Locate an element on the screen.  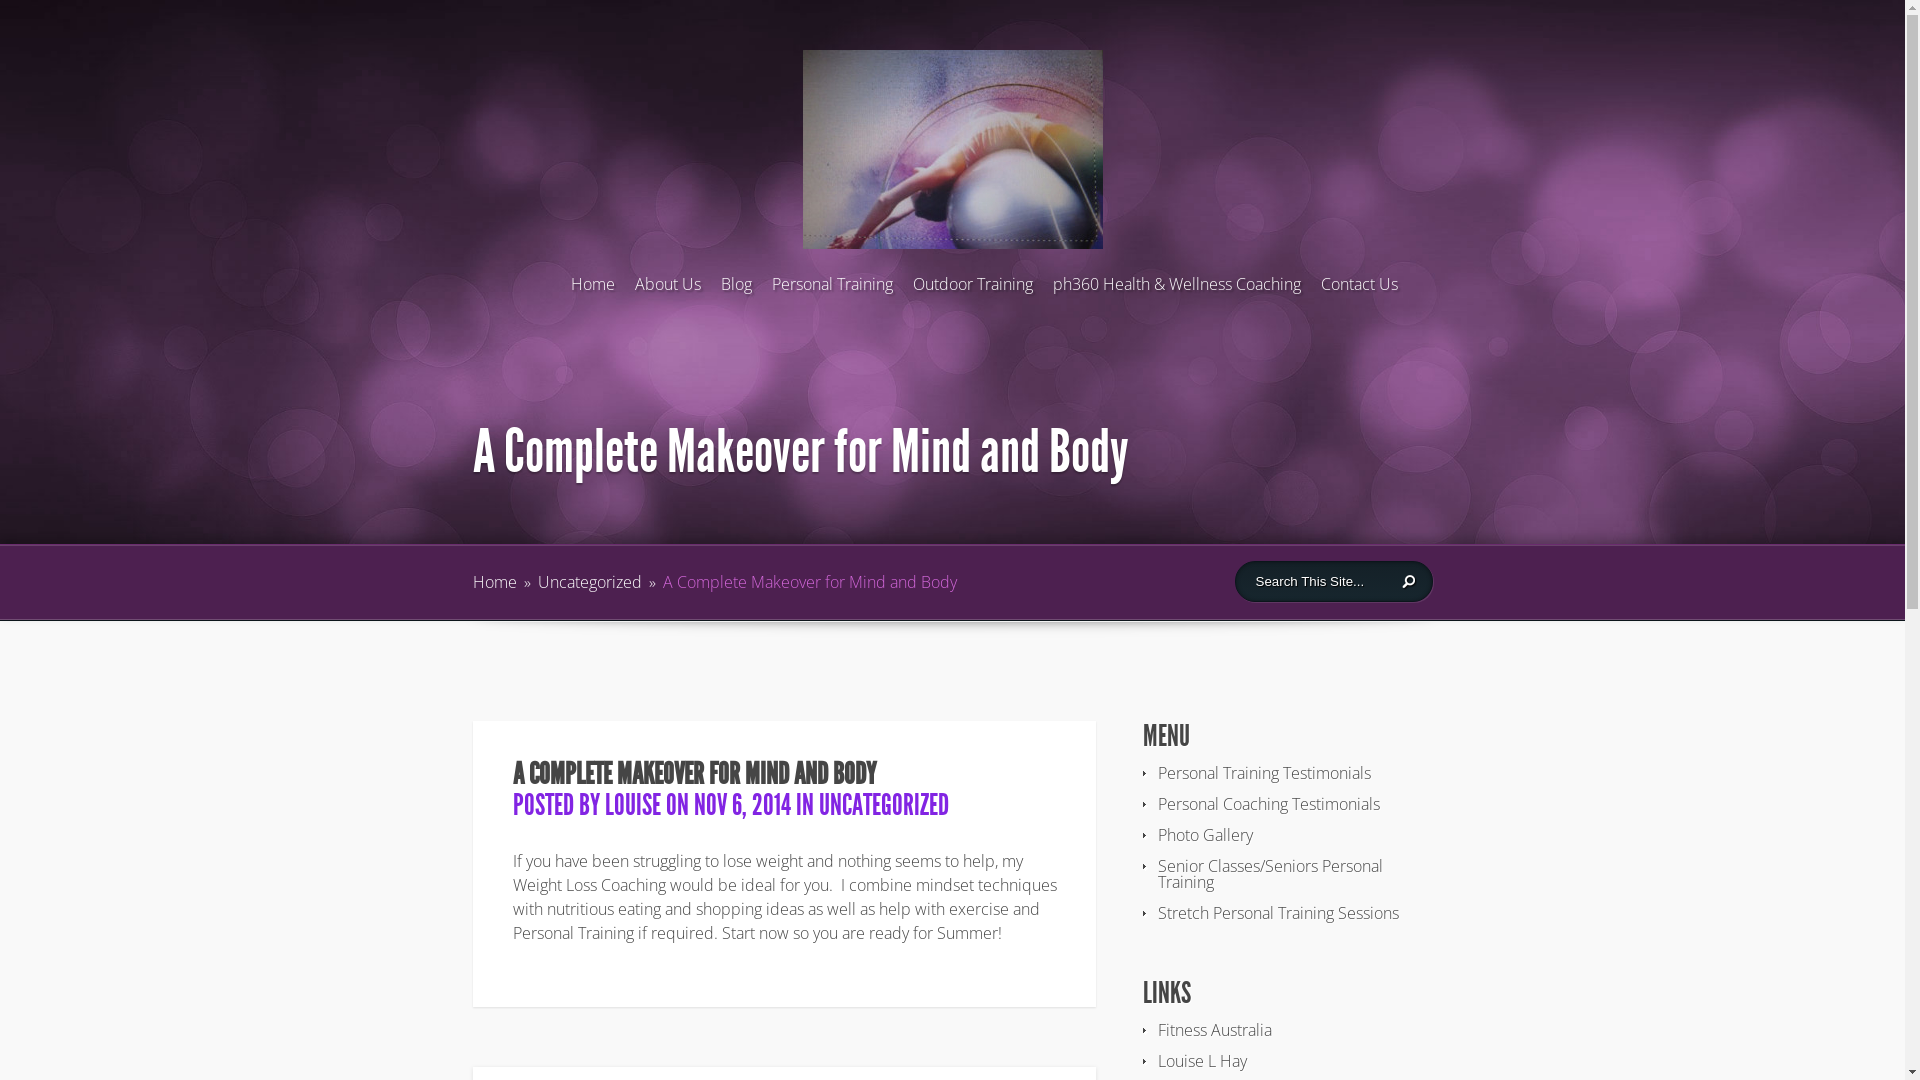
'Home' is located at coordinates (590, 289).